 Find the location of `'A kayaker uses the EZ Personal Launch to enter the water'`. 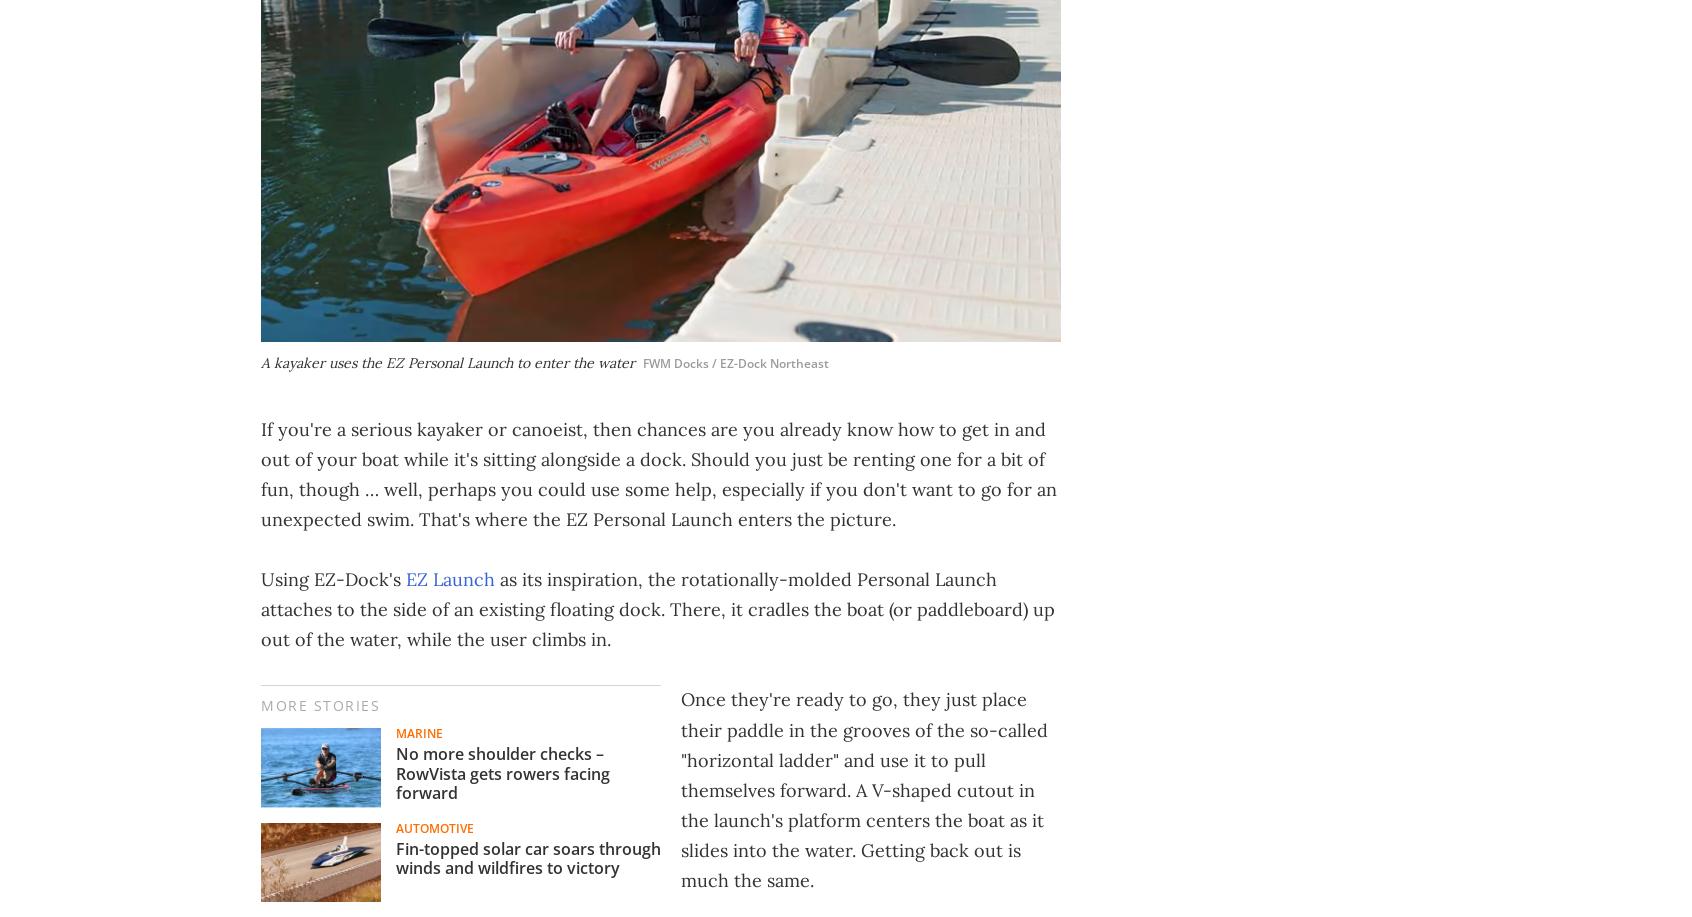

'A kayaker uses the EZ Personal Launch to enter the water' is located at coordinates (447, 362).